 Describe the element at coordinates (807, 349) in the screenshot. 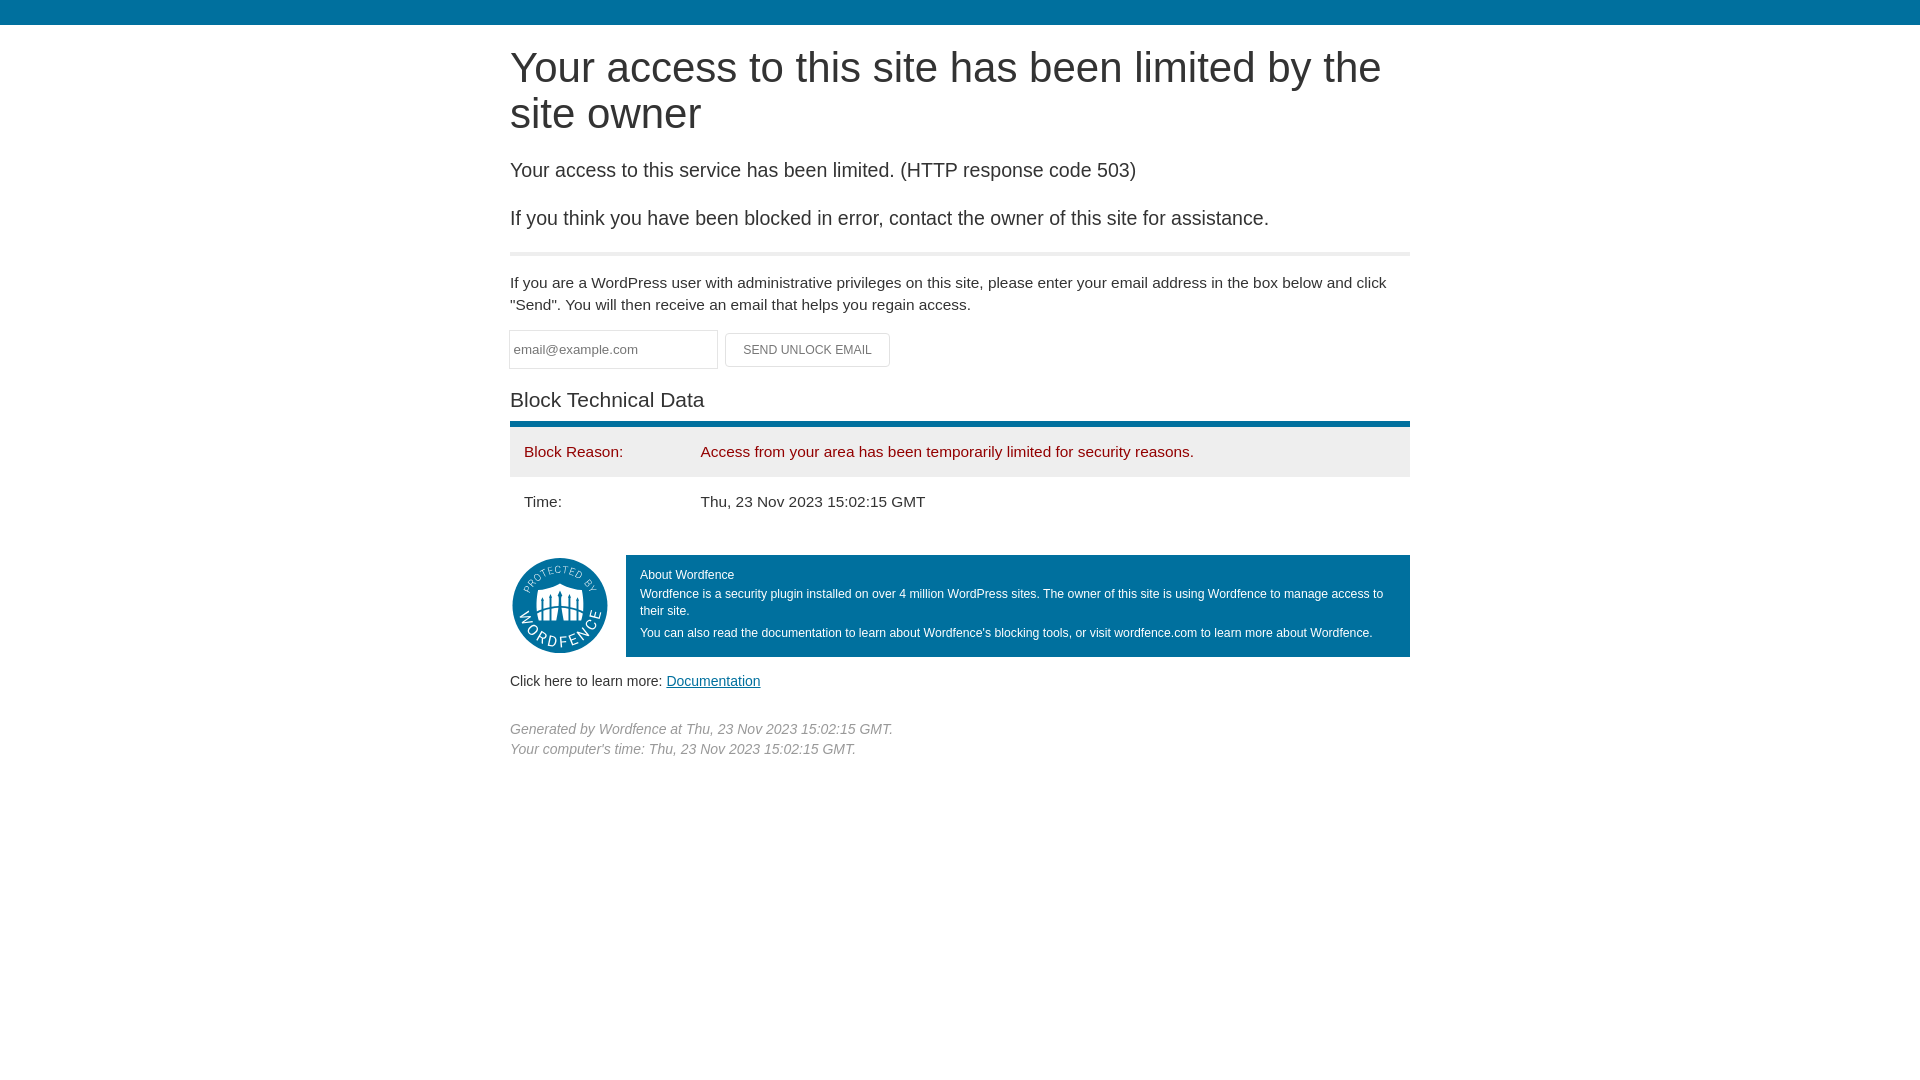

I see `'Send Unlock Email'` at that location.